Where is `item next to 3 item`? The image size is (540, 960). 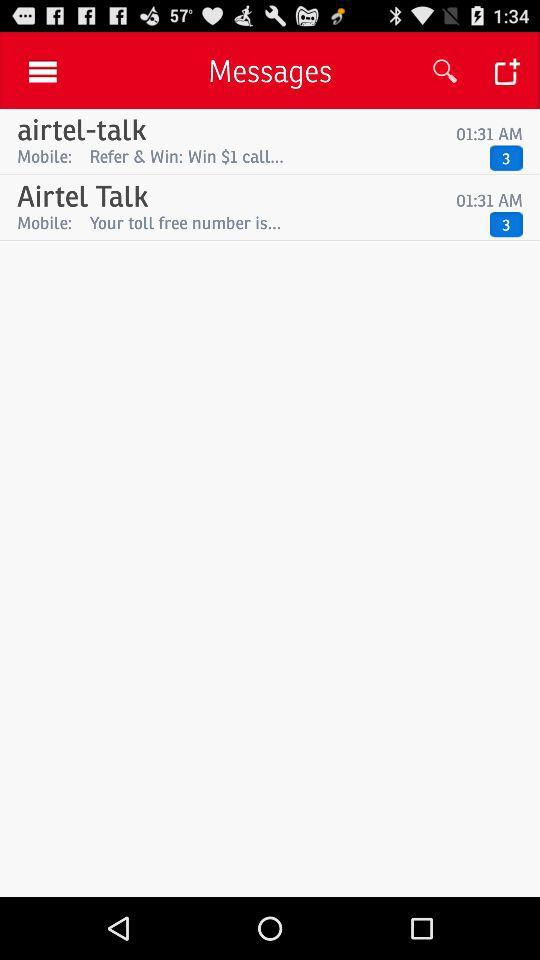 item next to 3 item is located at coordinates (284, 222).